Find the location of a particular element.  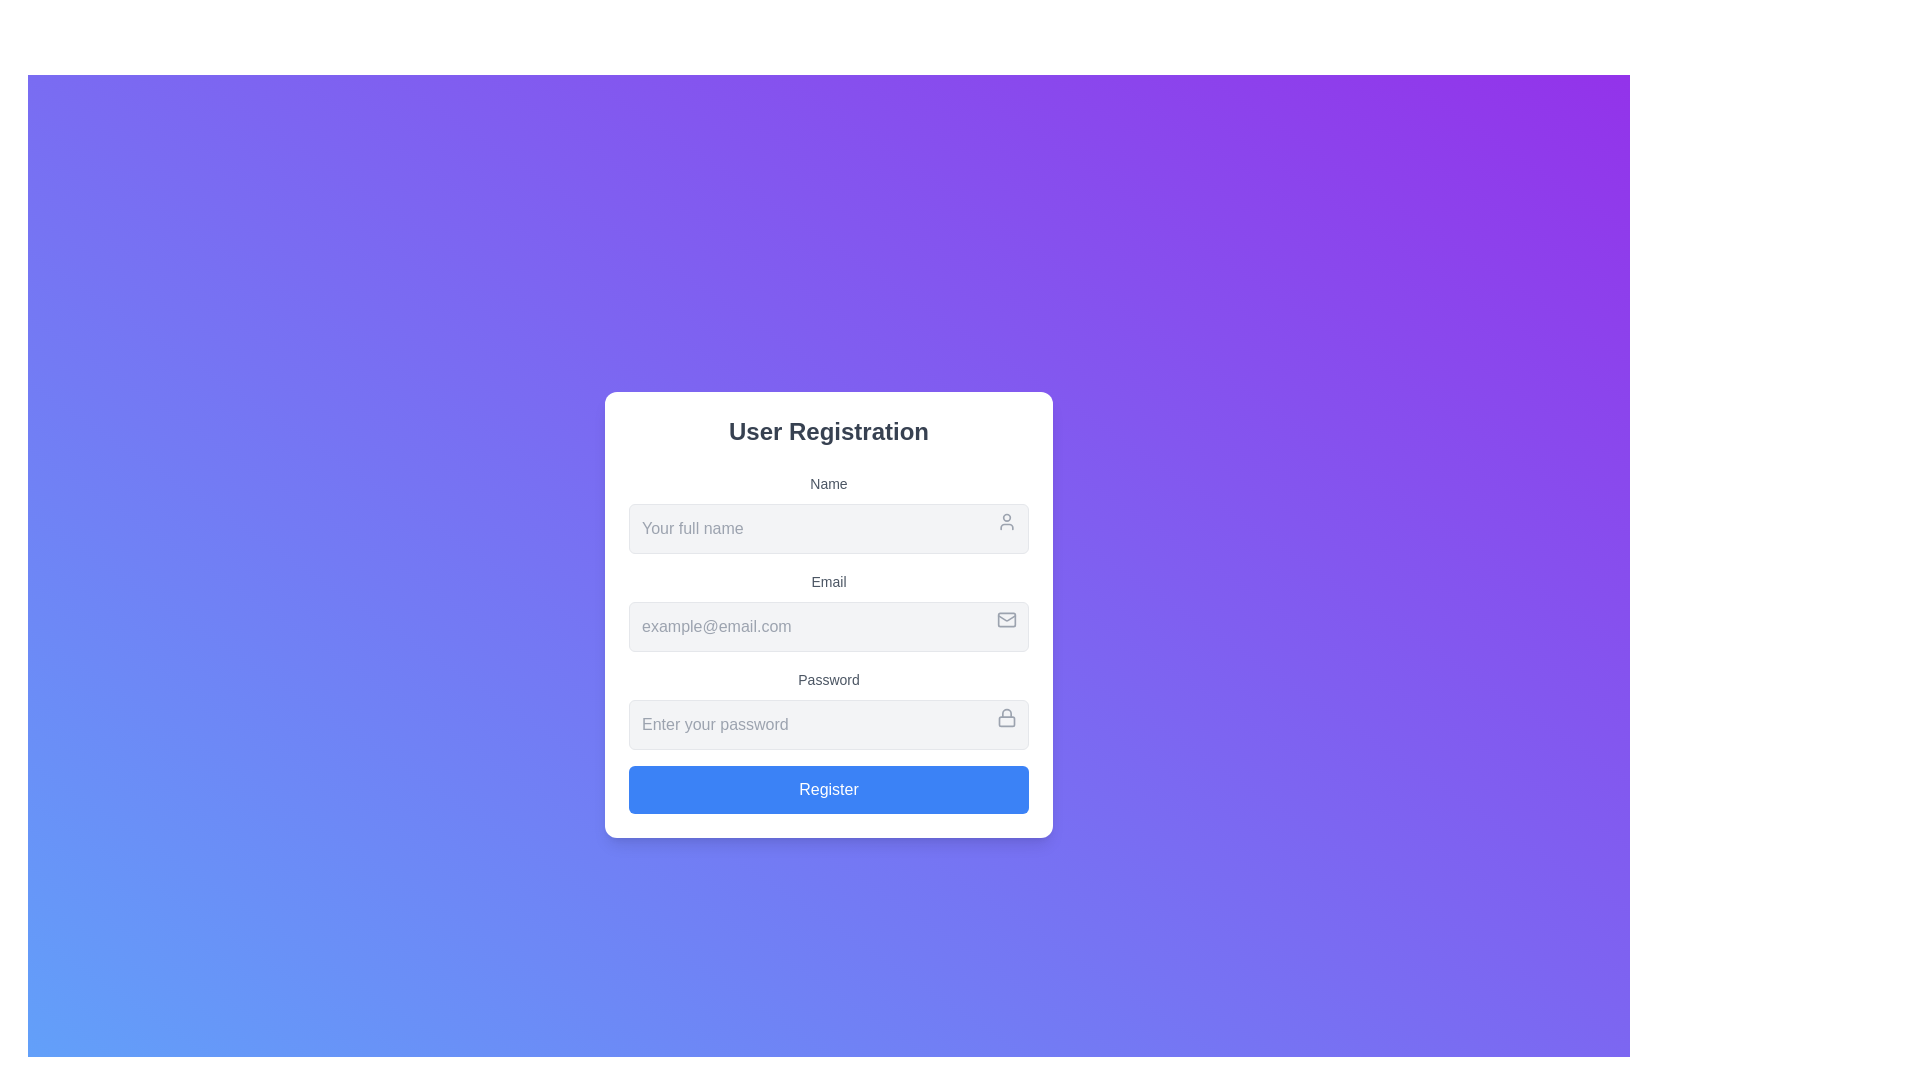

the decorative icon element inside the 'Name' input field of the user registration form, located on the right side of the input box is located at coordinates (1007, 520).